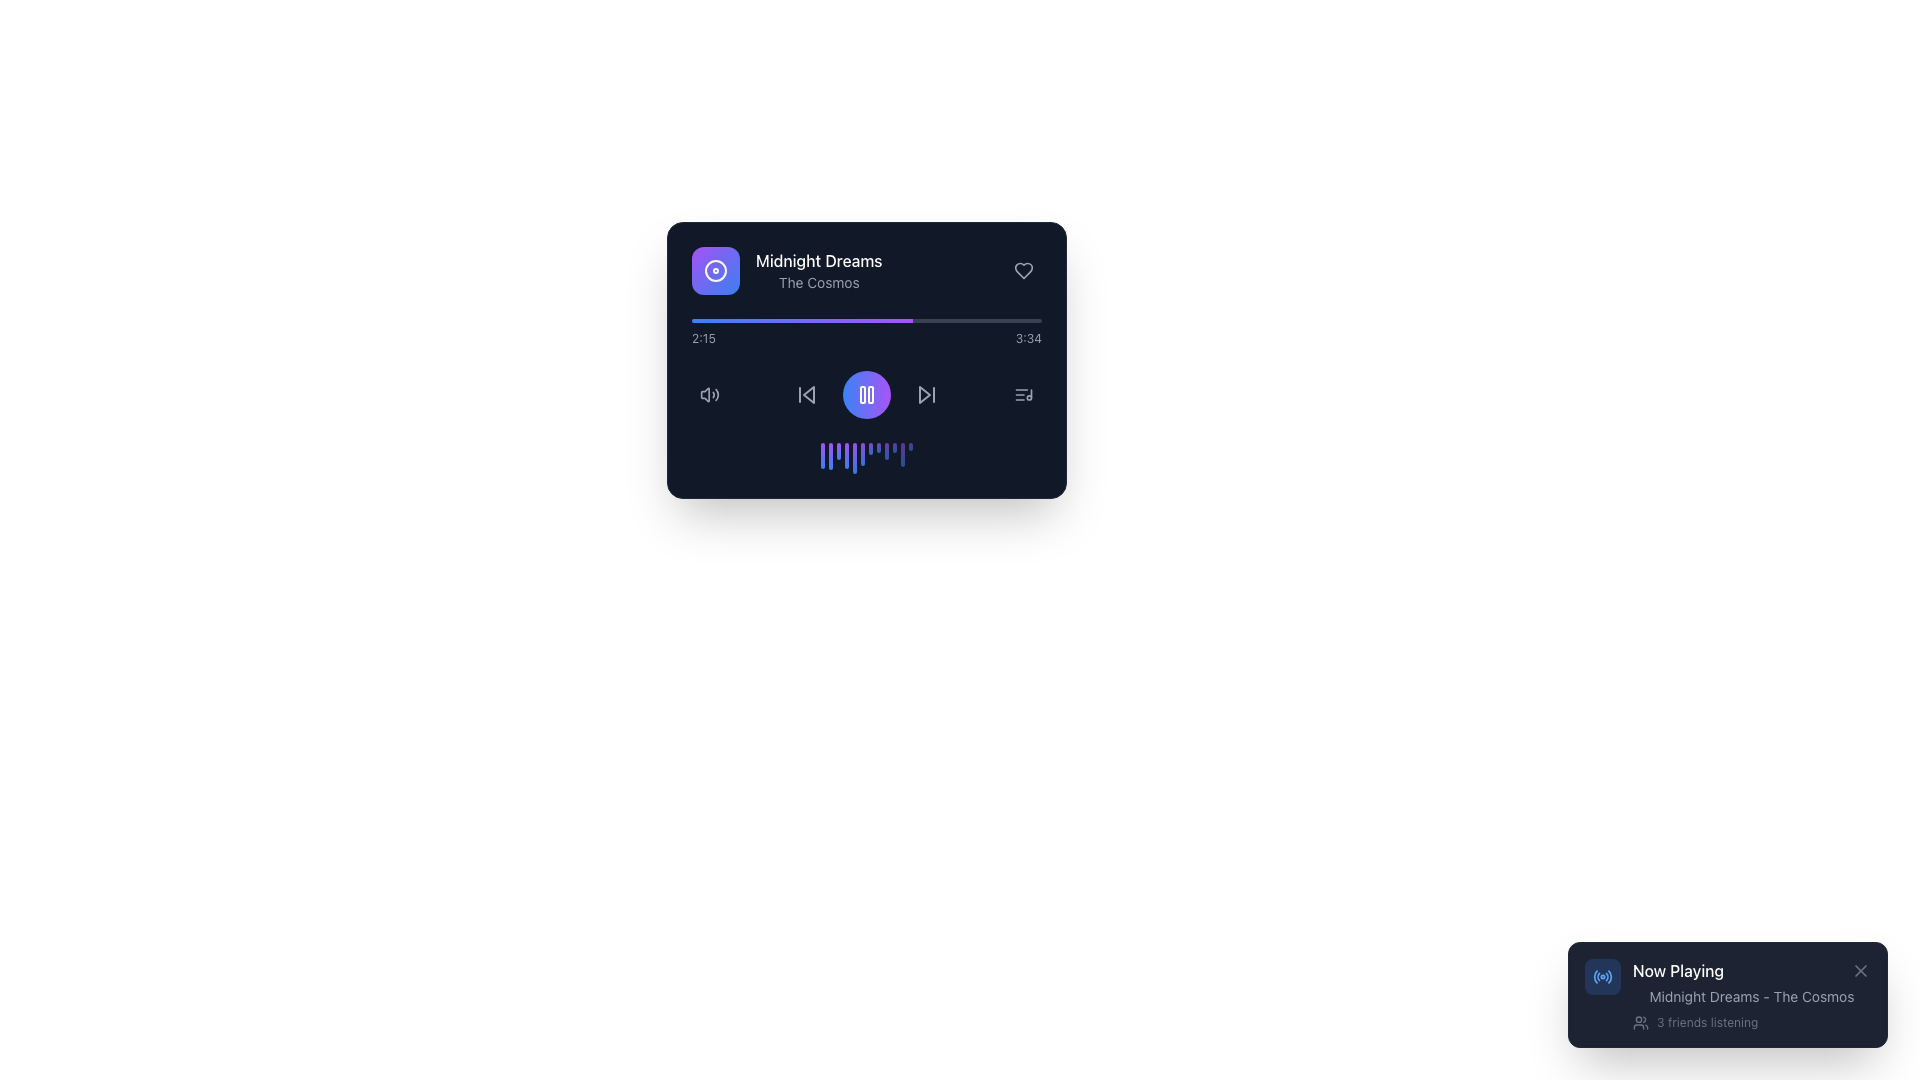  I want to click on the decorative waveform visualization component located at the bottom-center of the music player interface, so click(867, 458).